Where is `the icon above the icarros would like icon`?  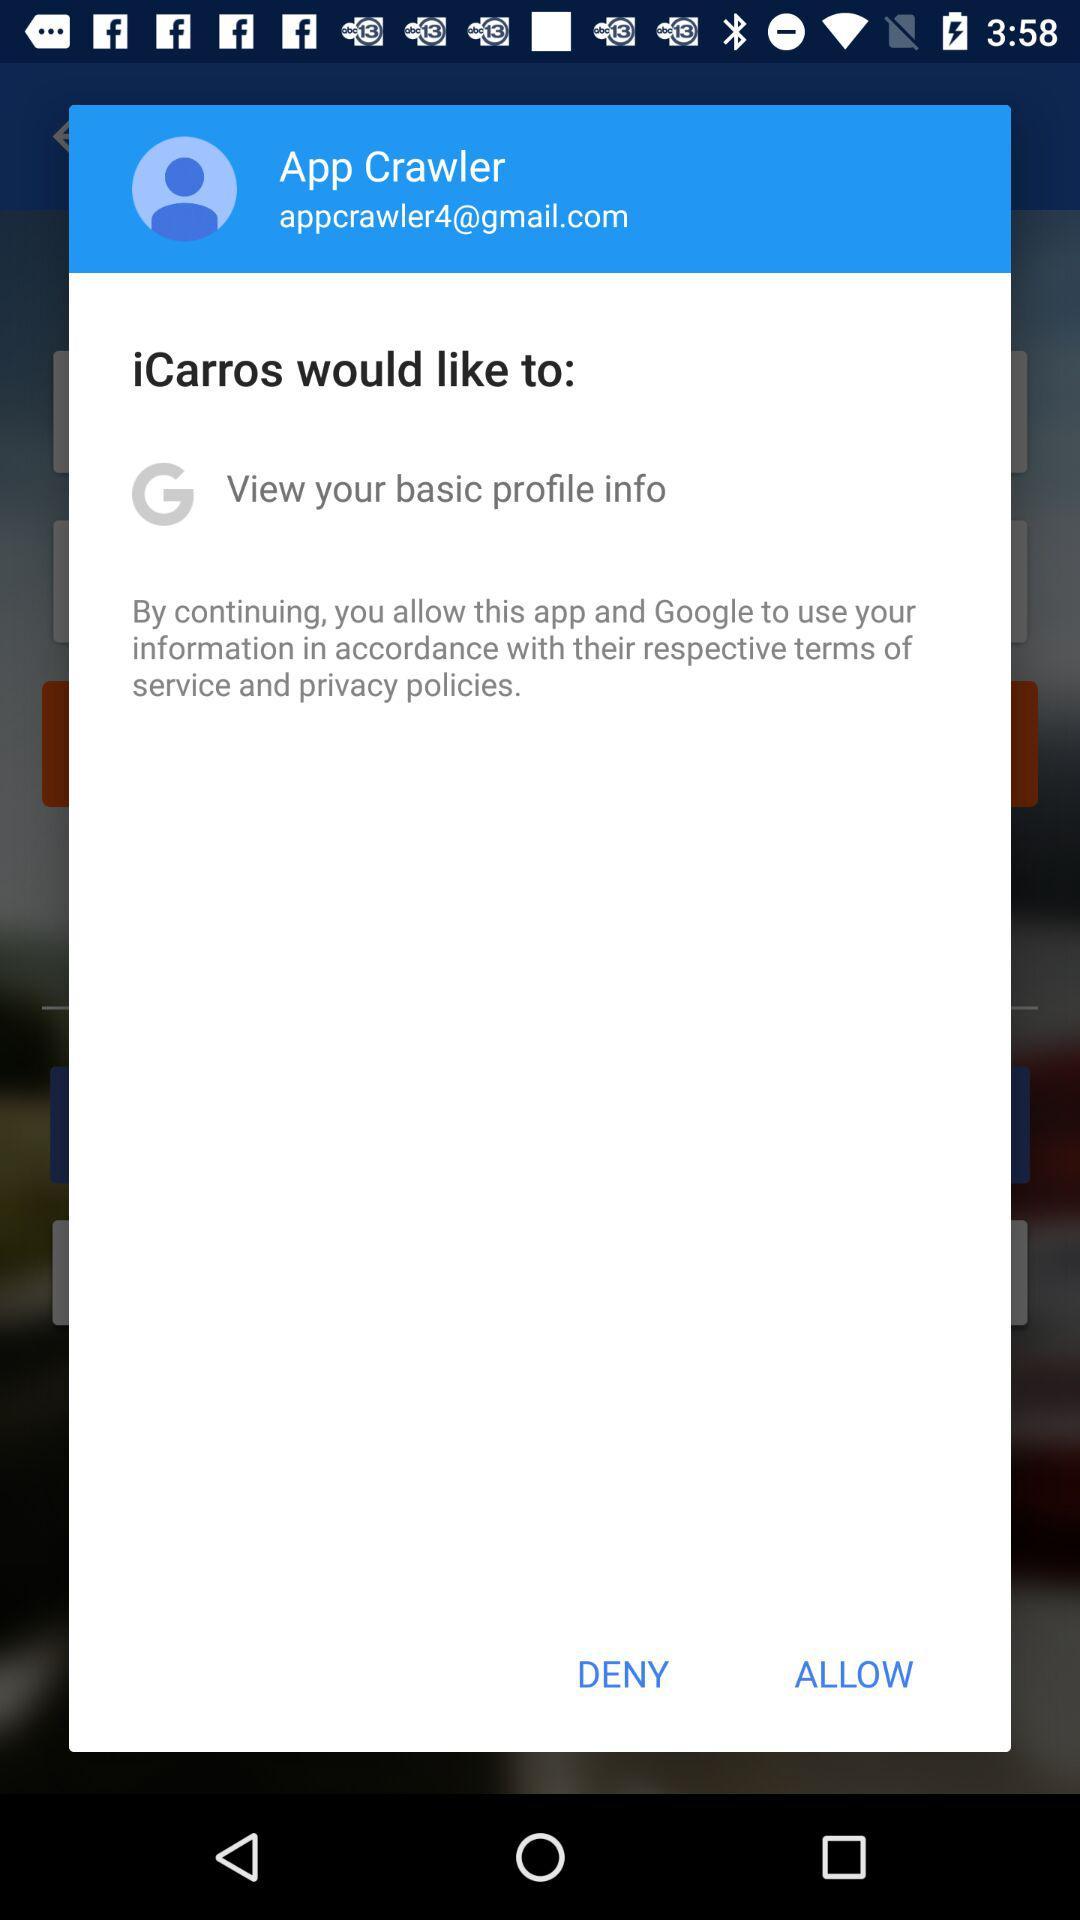
the icon above the icarros would like icon is located at coordinates (454, 214).